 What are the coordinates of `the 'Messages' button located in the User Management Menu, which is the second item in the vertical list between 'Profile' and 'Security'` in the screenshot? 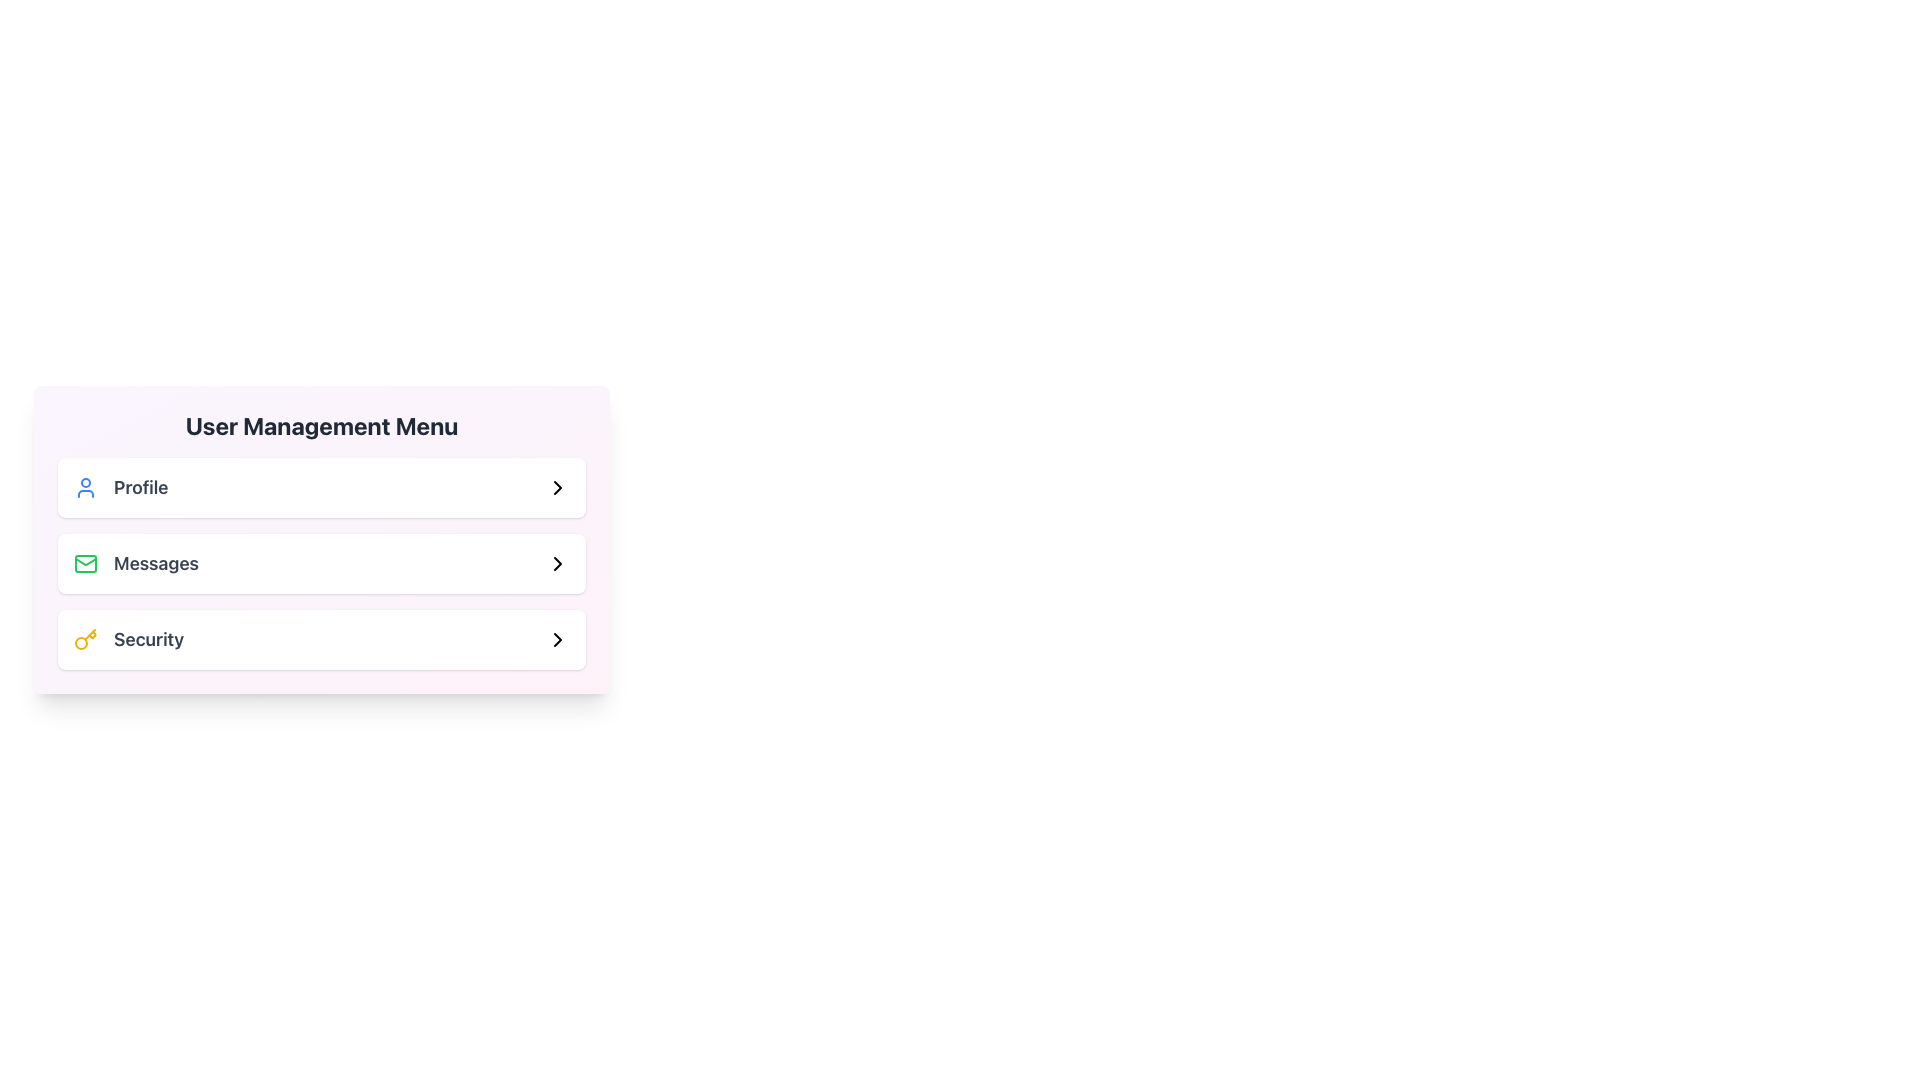 It's located at (321, 563).